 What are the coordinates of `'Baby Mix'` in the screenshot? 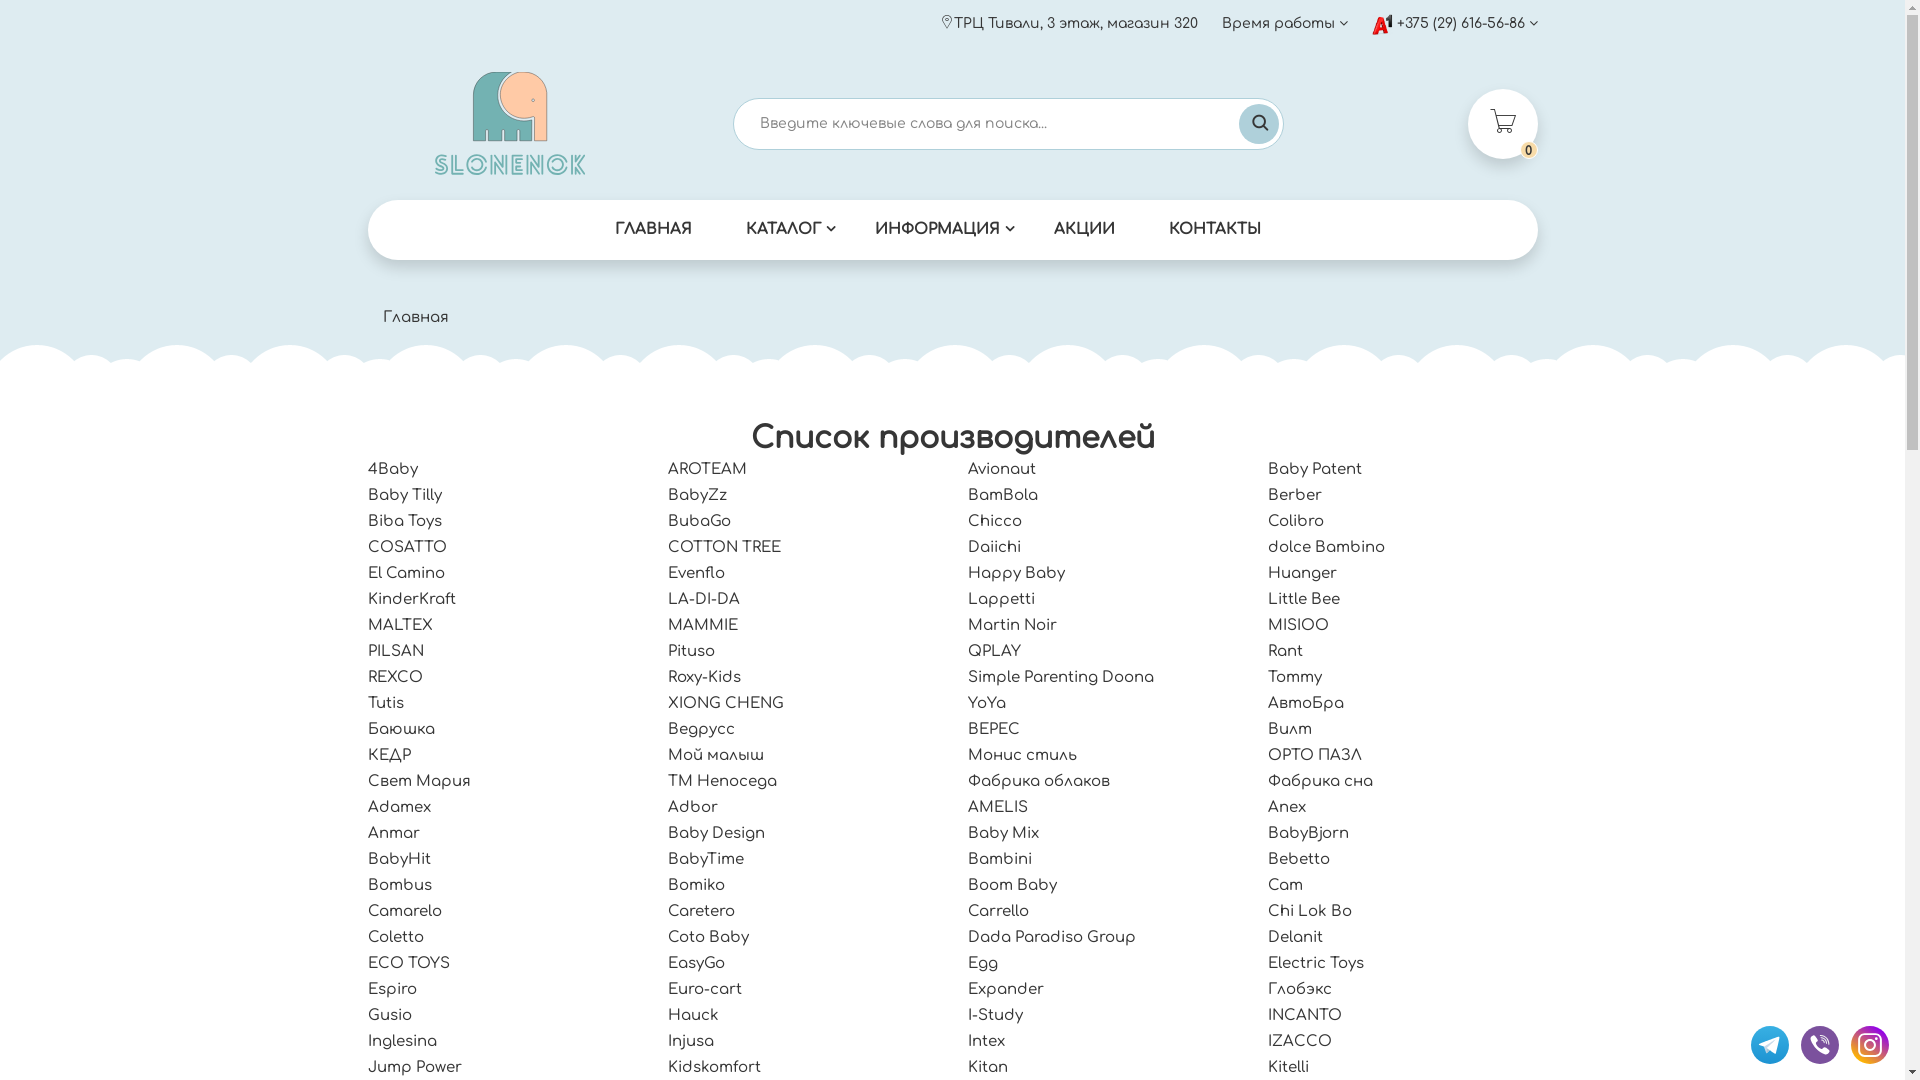 It's located at (1003, 833).